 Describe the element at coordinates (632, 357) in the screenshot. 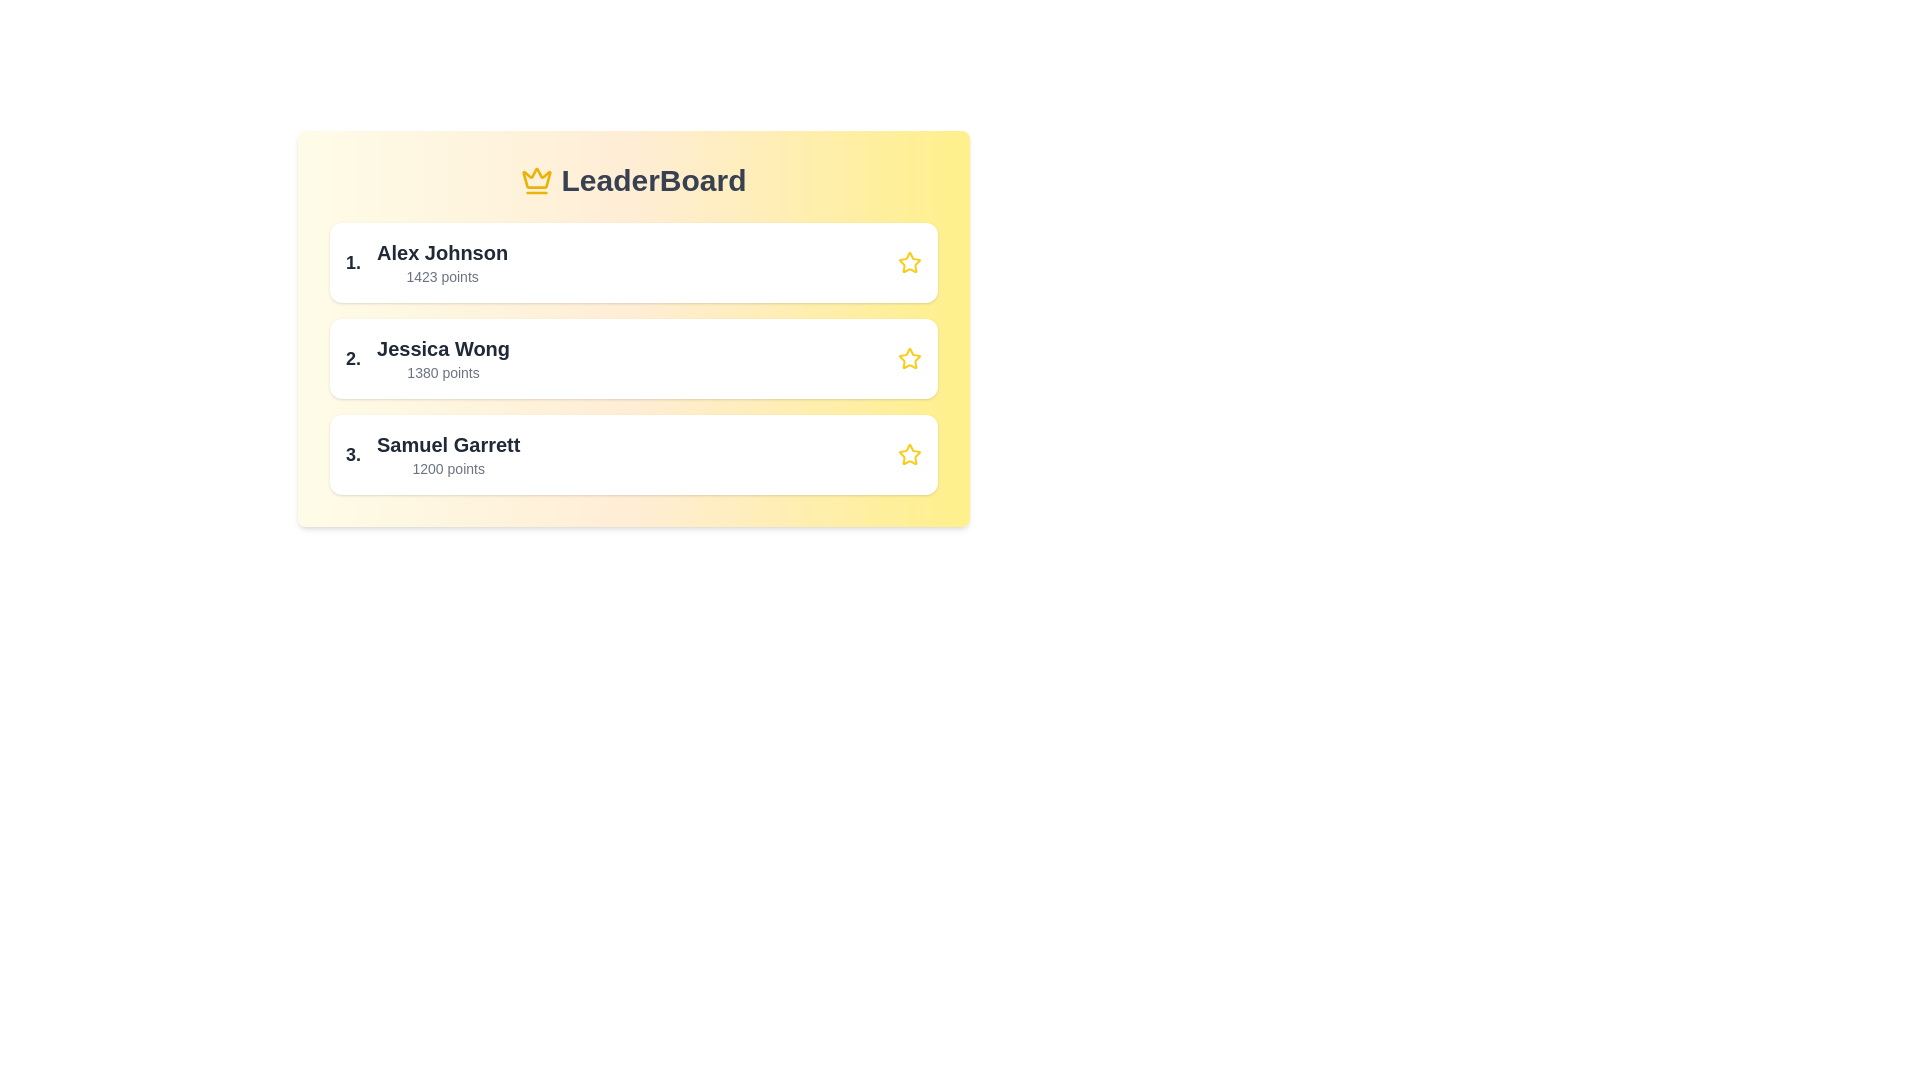

I see `the entry of player Jessica Wong` at that location.